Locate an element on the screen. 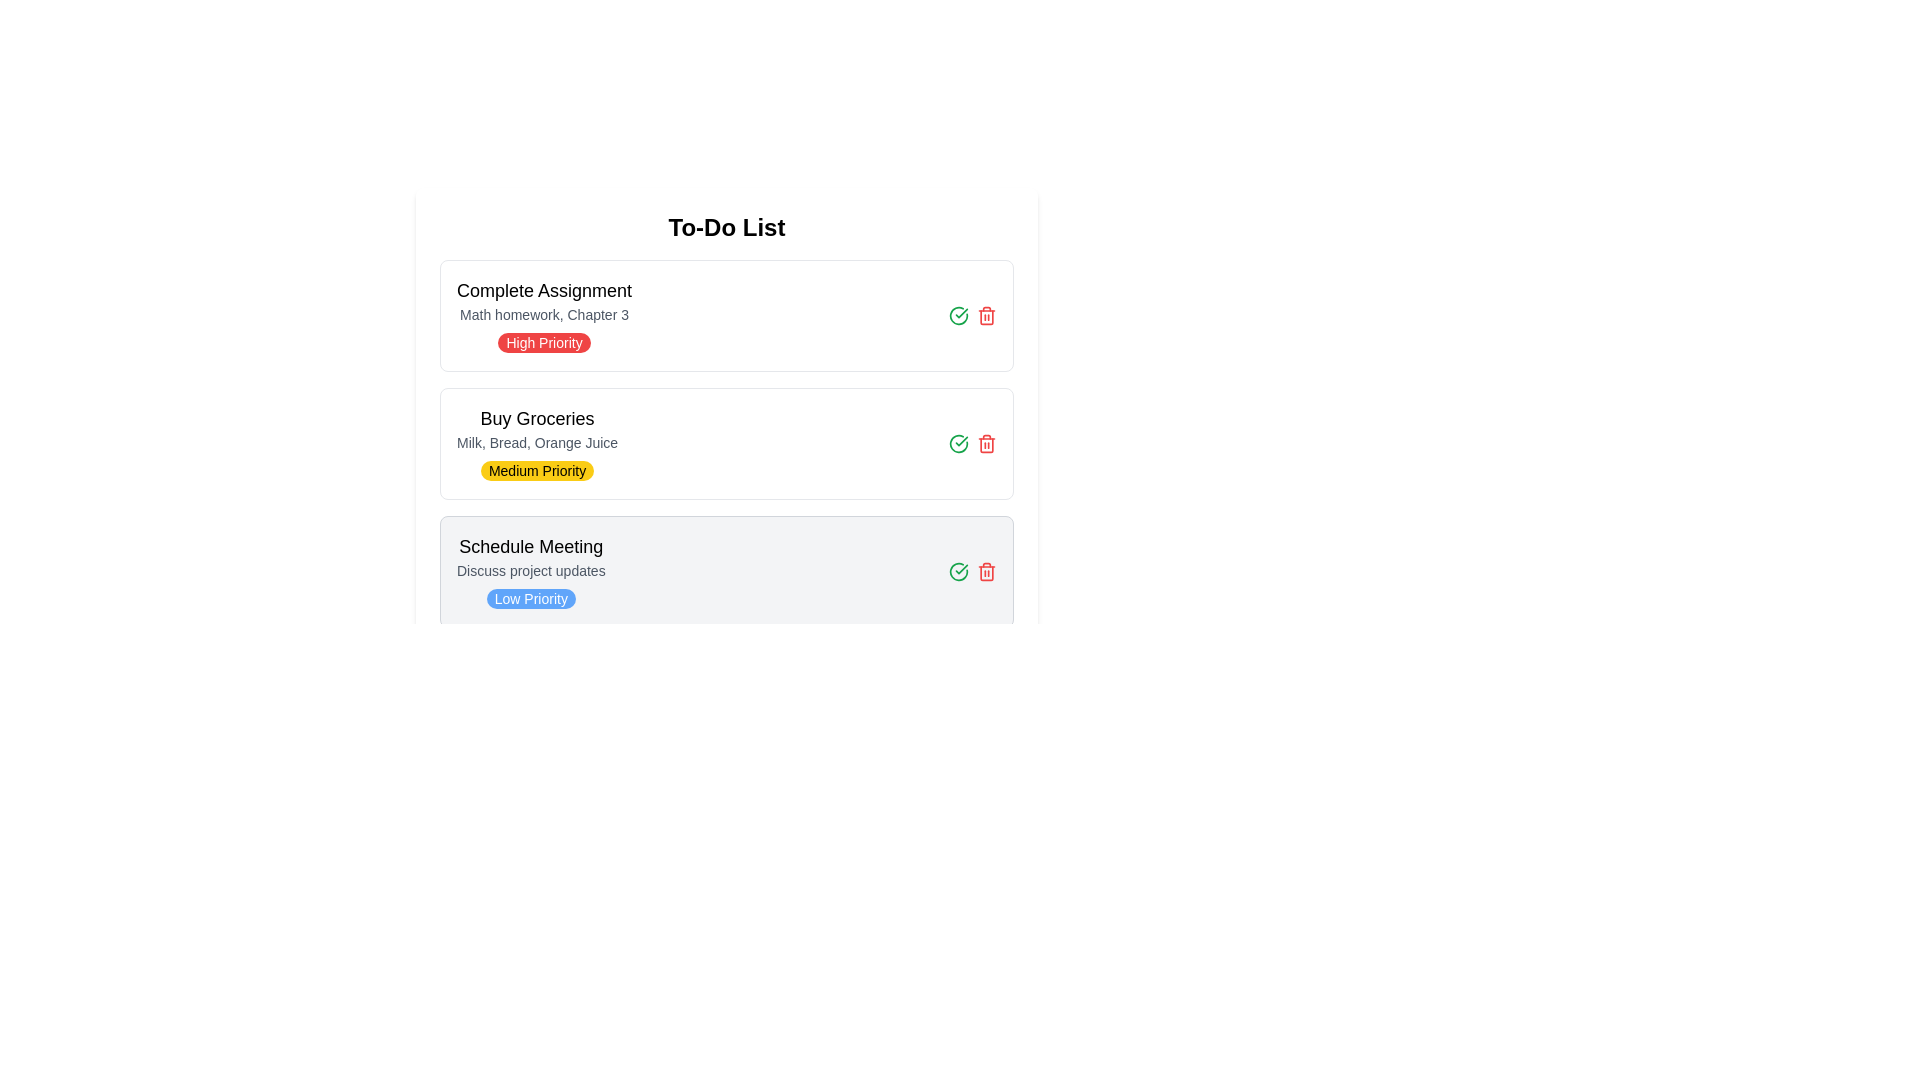 The width and height of the screenshot is (1920, 1080). the circular checkmark icon indicating task completion for the 'Schedule Meeting' item, which is styled with a green stroke and located to the left of the trash bin icon is located at coordinates (958, 442).